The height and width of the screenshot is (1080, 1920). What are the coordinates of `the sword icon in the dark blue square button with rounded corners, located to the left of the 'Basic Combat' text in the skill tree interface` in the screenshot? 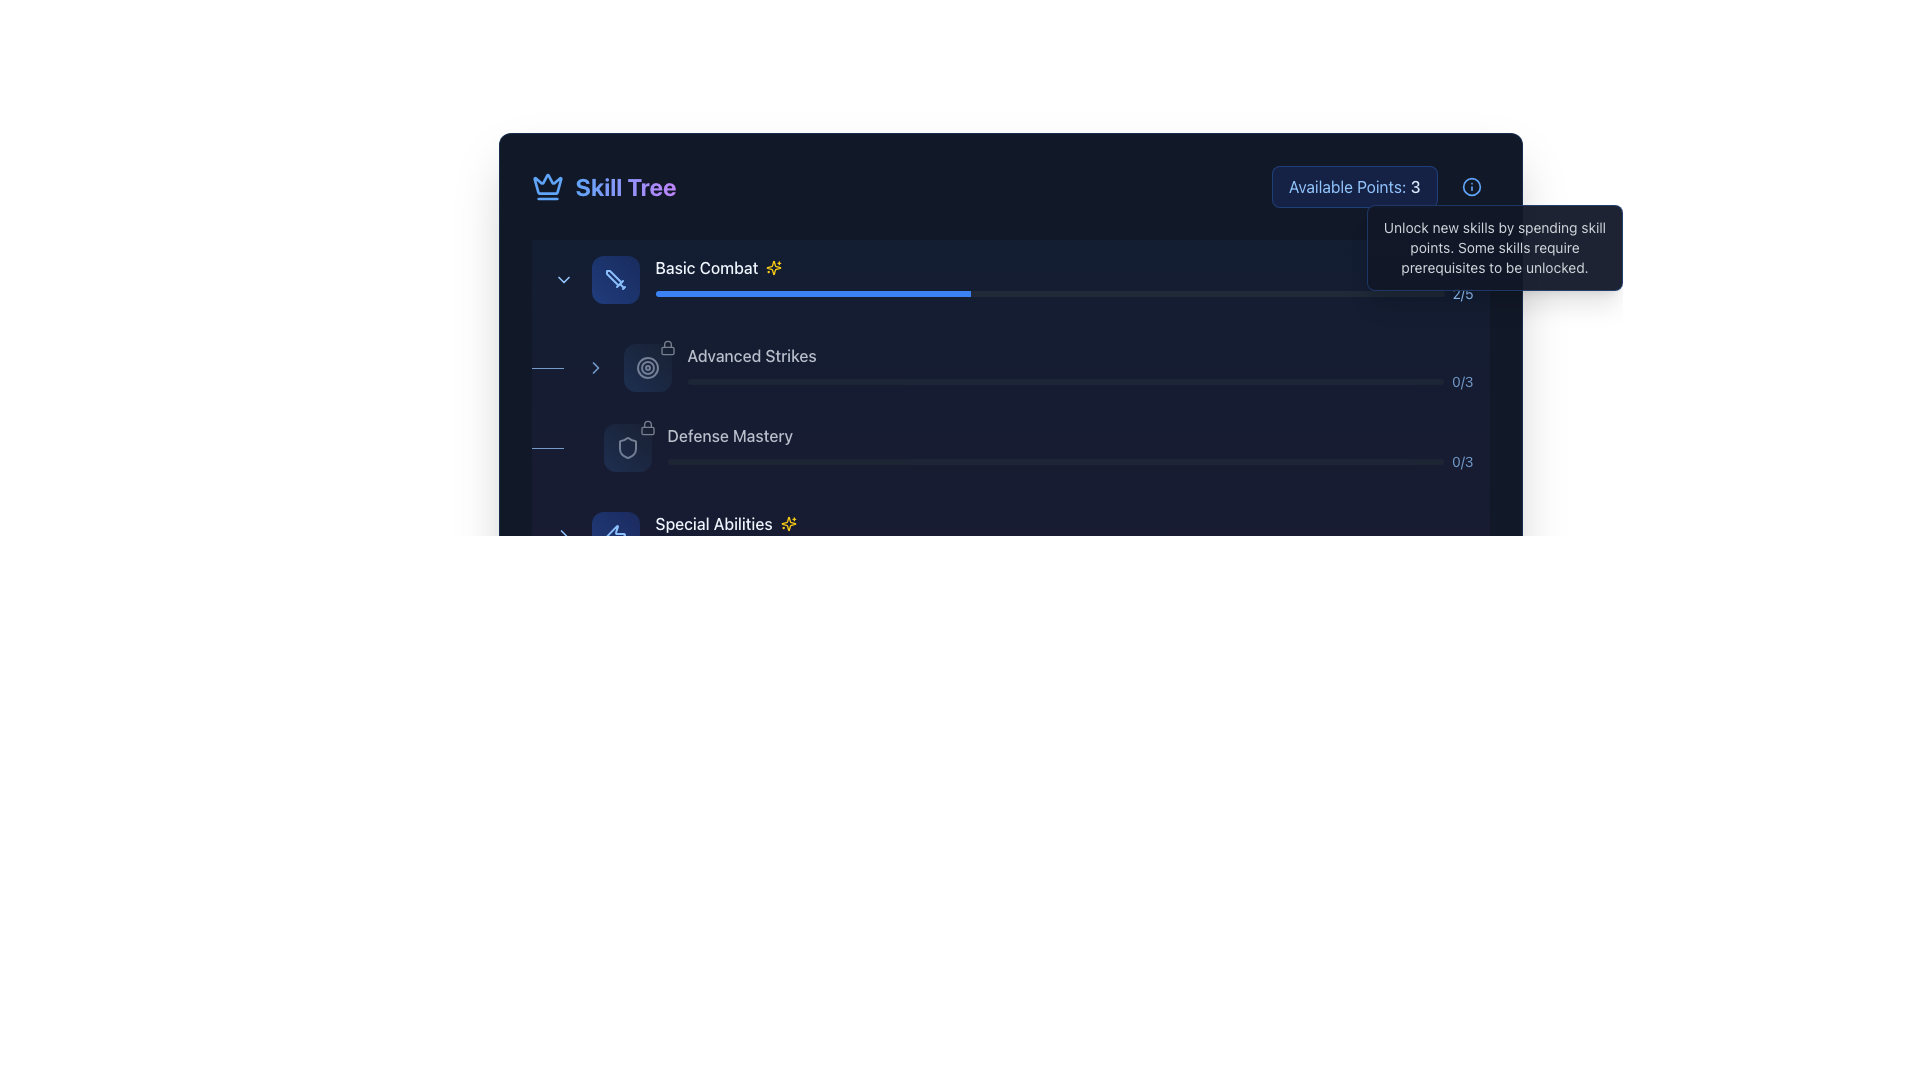 It's located at (614, 280).